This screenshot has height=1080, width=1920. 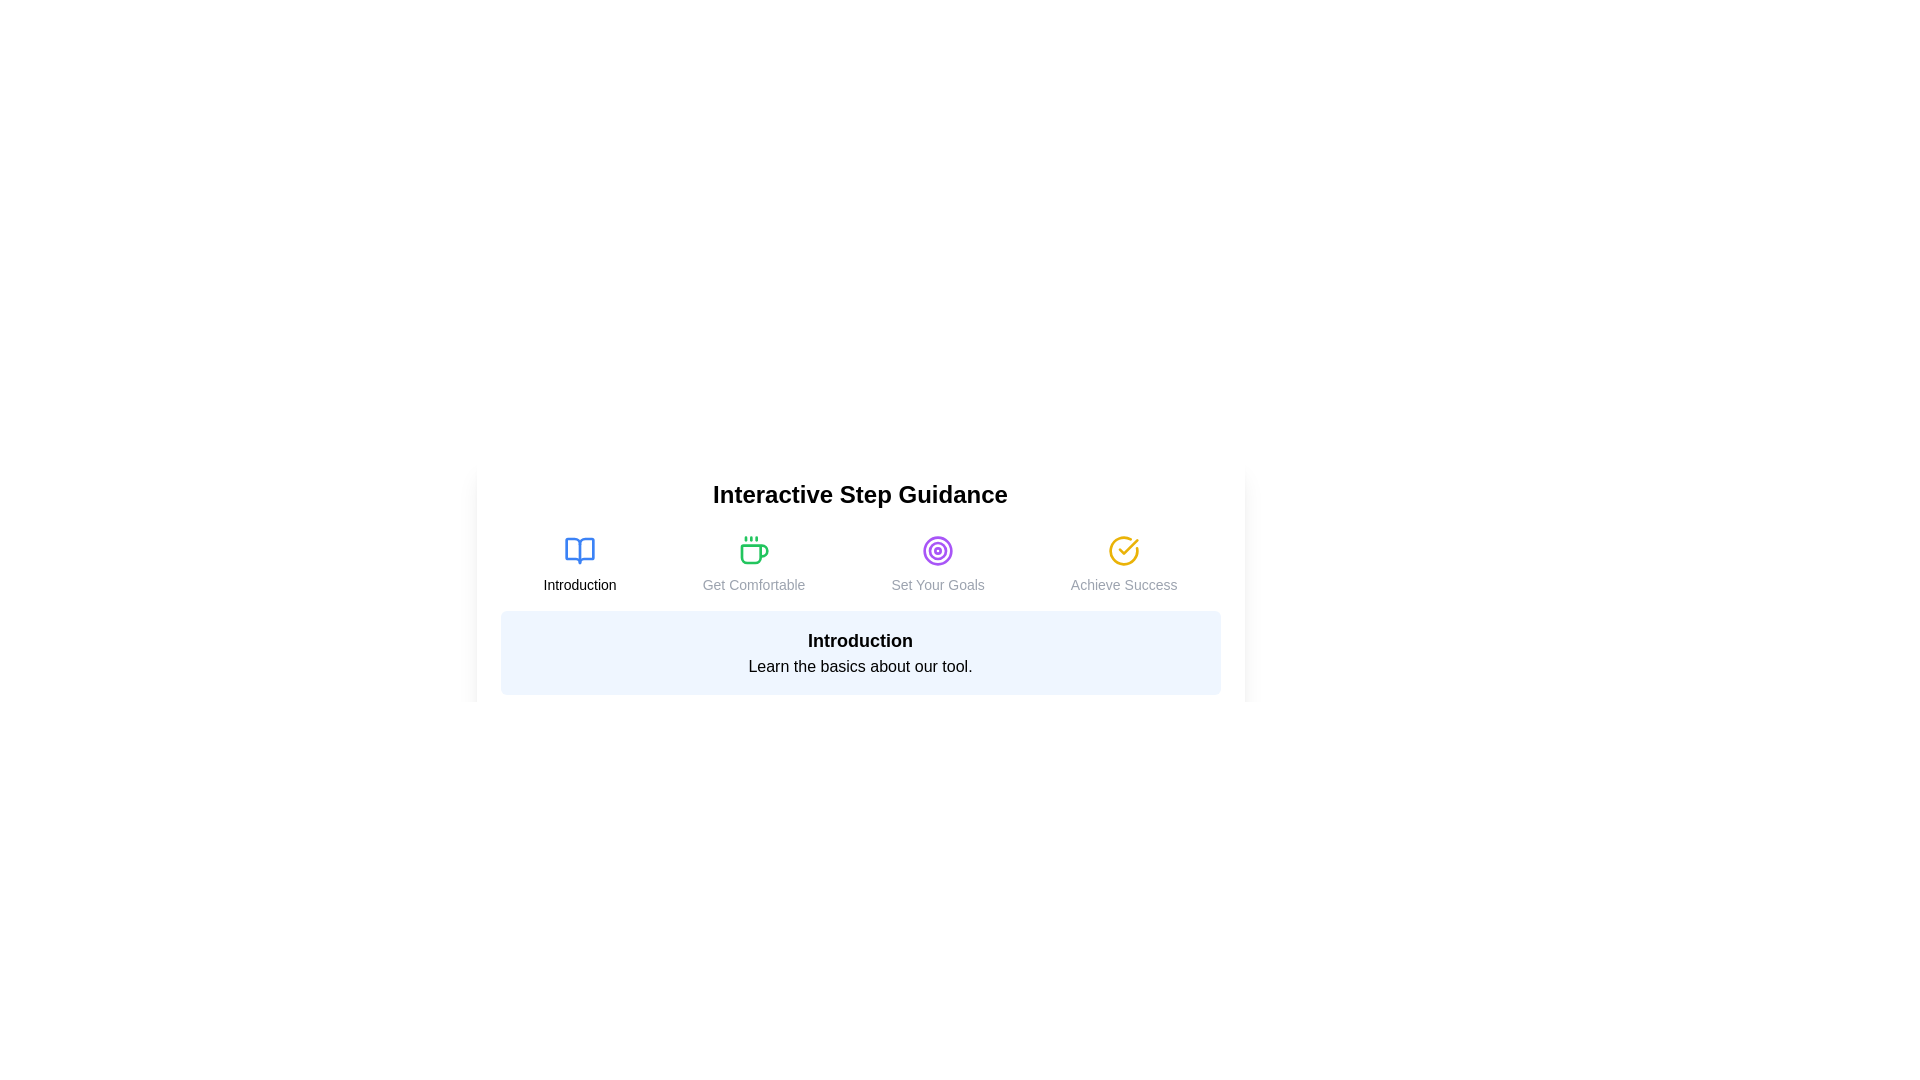 I want to click on the third text label in the navigation set, located below the purple target icon and between 'Get Comfortable' and 'Achieve Success', so click(x=937, y=585).